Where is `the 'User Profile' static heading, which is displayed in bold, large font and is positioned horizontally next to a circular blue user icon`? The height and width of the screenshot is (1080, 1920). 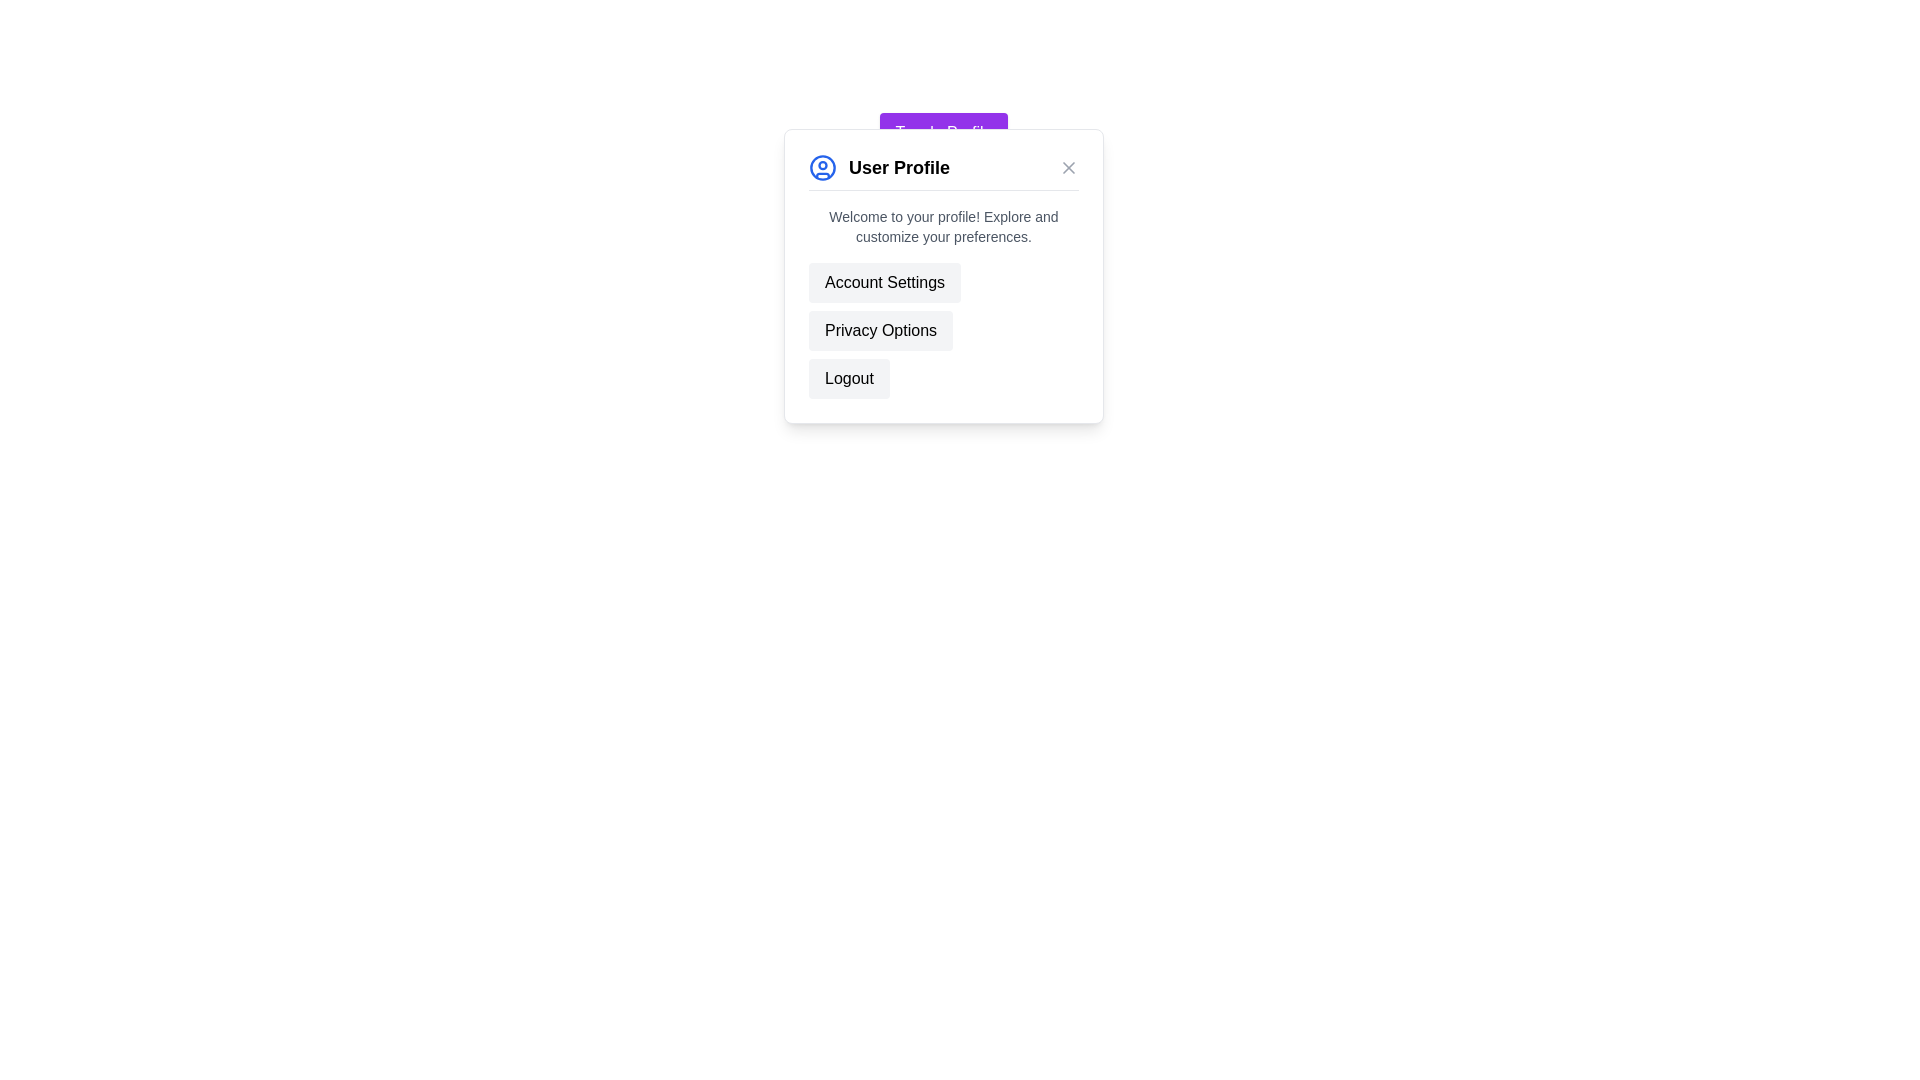 the 'User Profile' static heading, which is displayed in bold, large font and is positioned horizontally next to a circular blue user icon is located at coordinates (898, 167).